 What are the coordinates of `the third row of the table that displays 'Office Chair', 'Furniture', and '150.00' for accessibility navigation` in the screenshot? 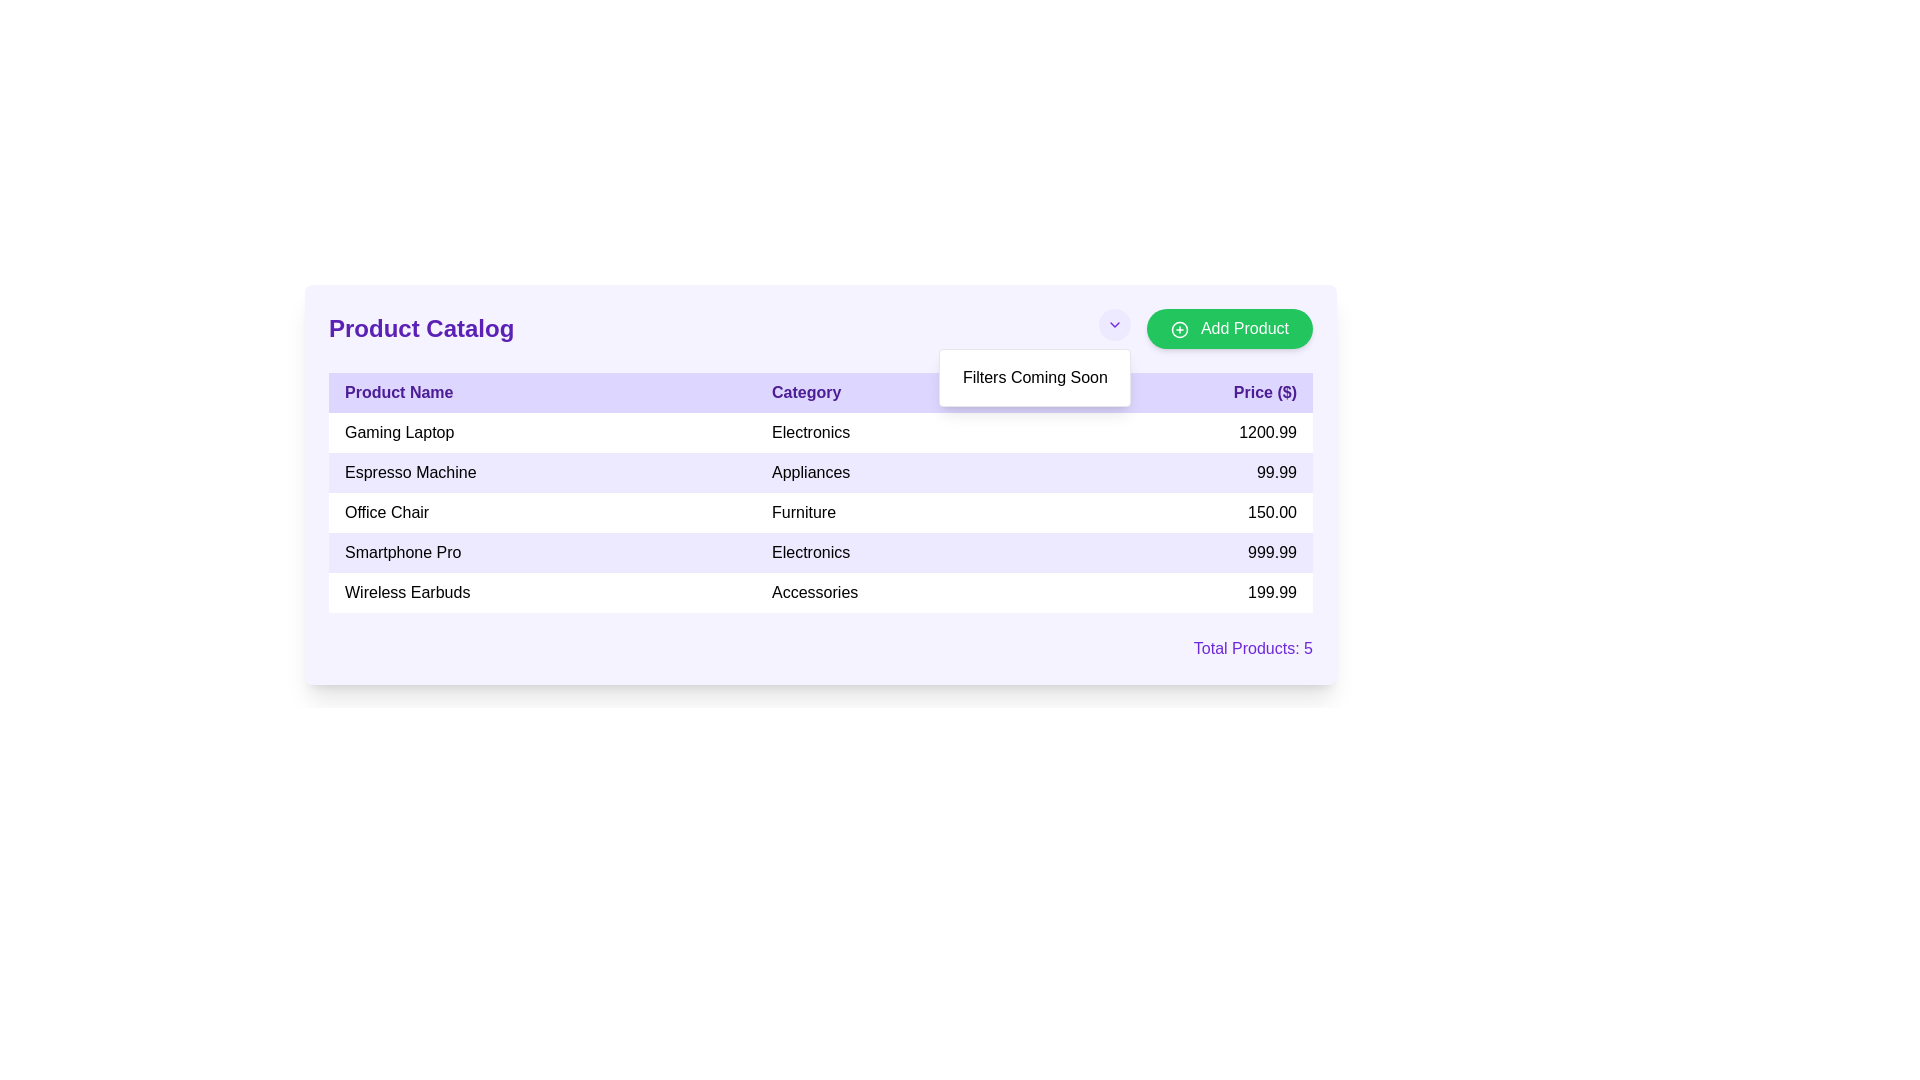 It's located at (820, 512).